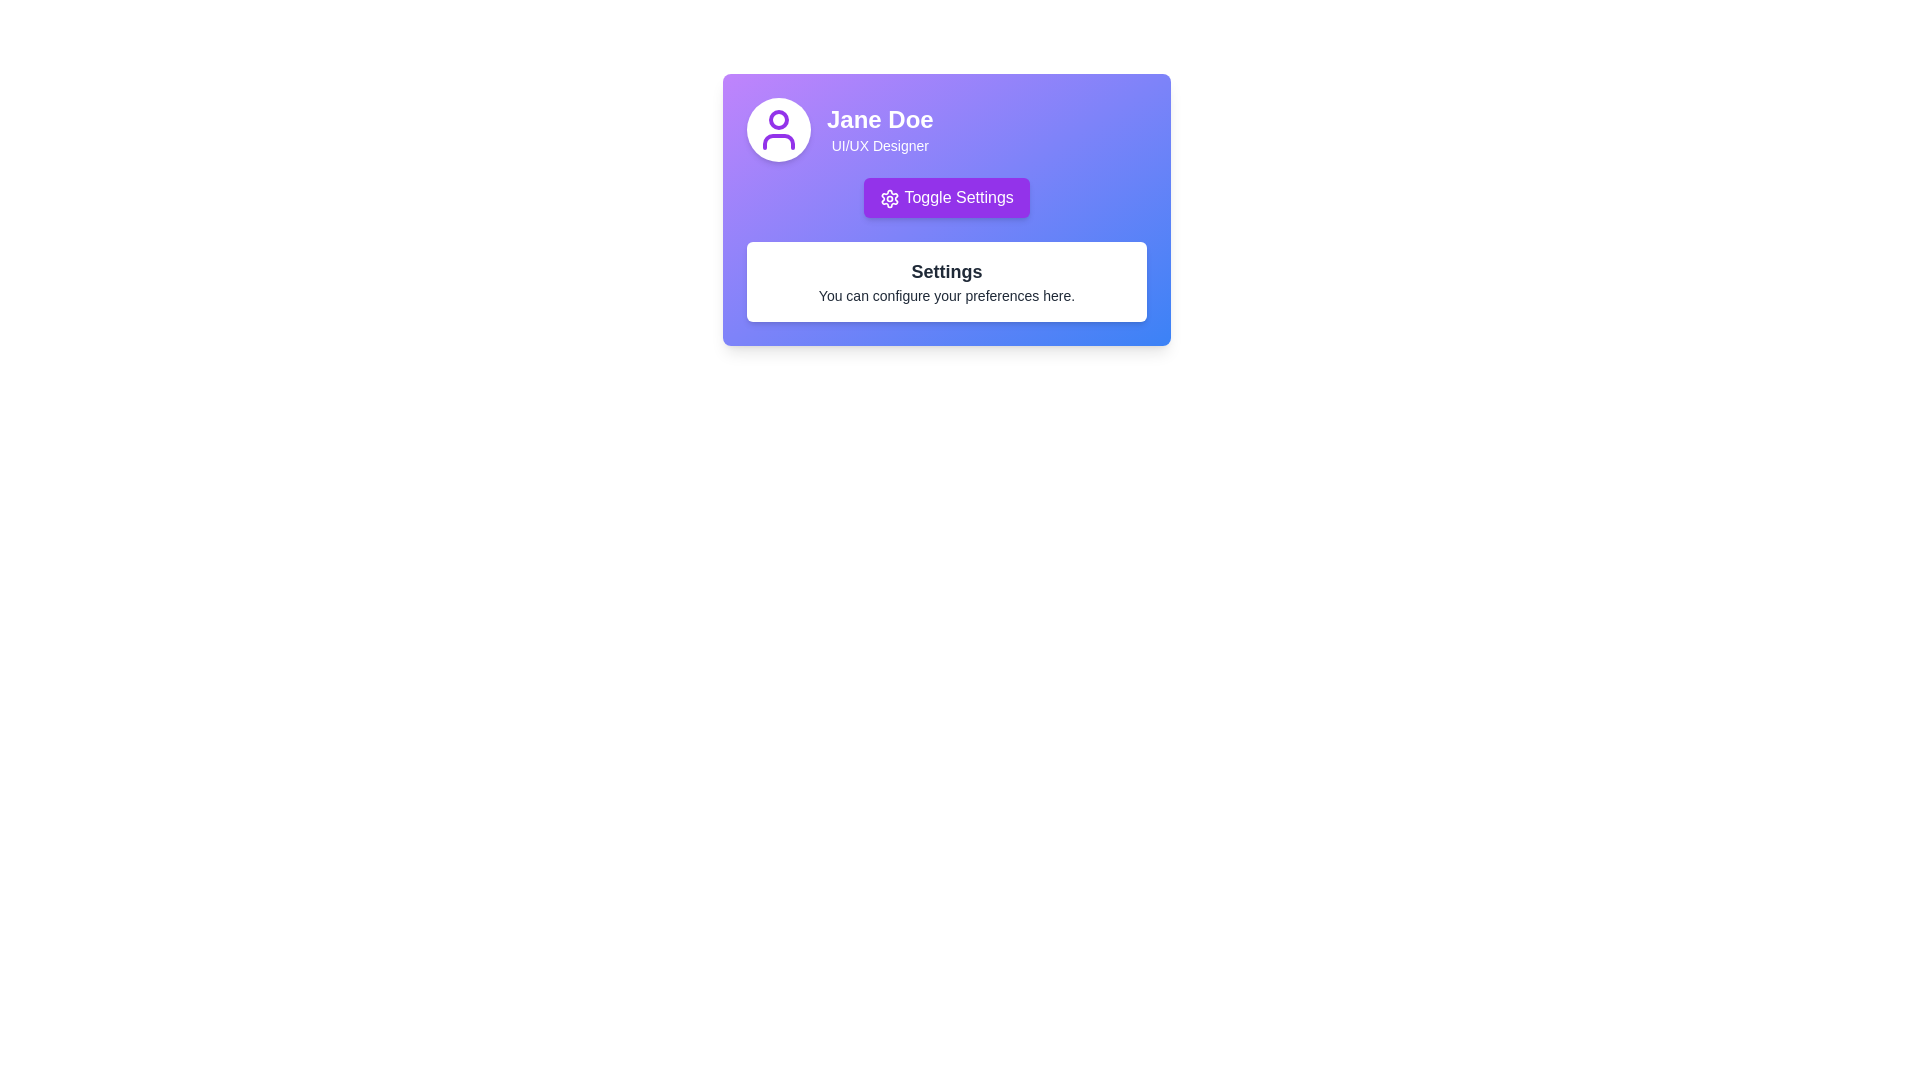 The width and height of the screenshot is (1920, 1080). What do you see at coordinates (945, 197) in the screenshot?
I see `the 'Toggle Settings' button with a bold purple background, located in the middle of the card for 'Jane Doe - UI/UX Designer'` at bounding box center [945, 197].